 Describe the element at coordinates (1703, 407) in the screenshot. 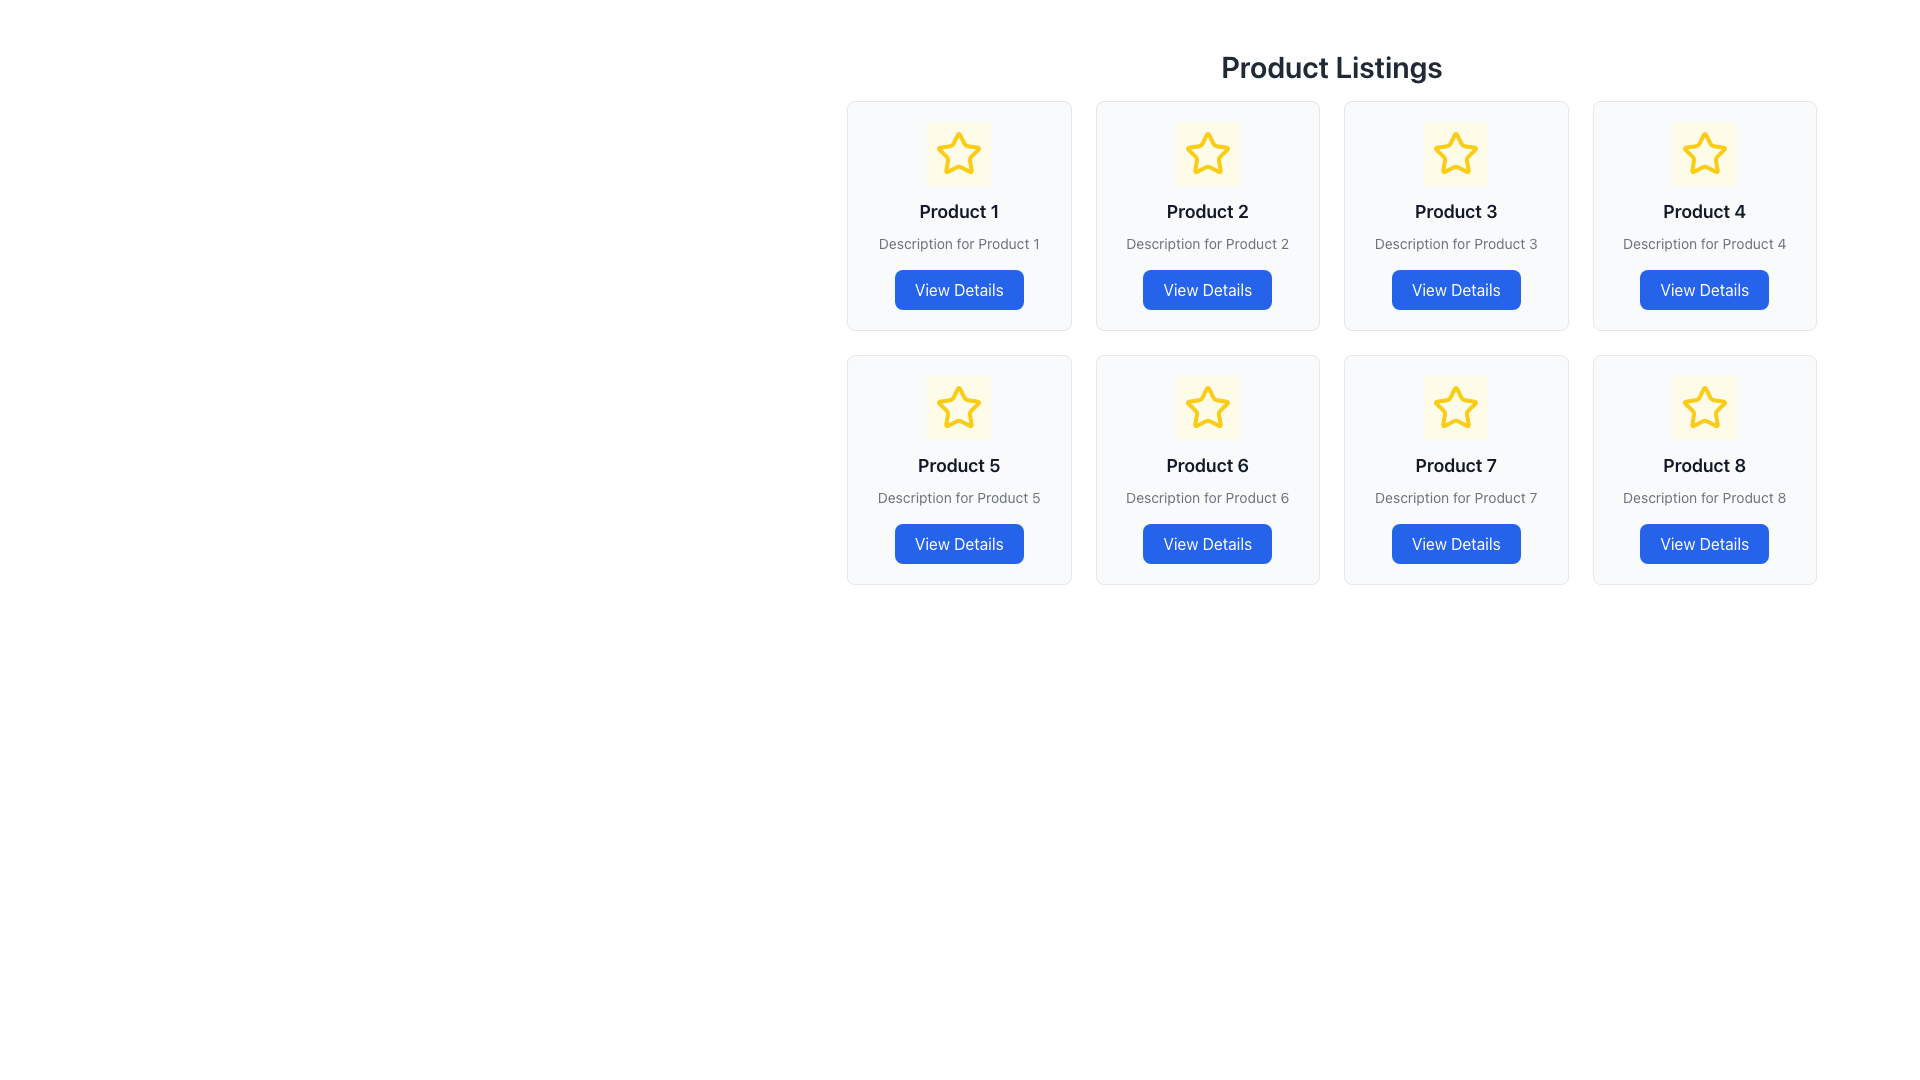

I see `the decorative star icon representing the rating feature of the 'Product 8' UI card, located at the top-center of the card, slightly above the text 'Product 8'` at that location.